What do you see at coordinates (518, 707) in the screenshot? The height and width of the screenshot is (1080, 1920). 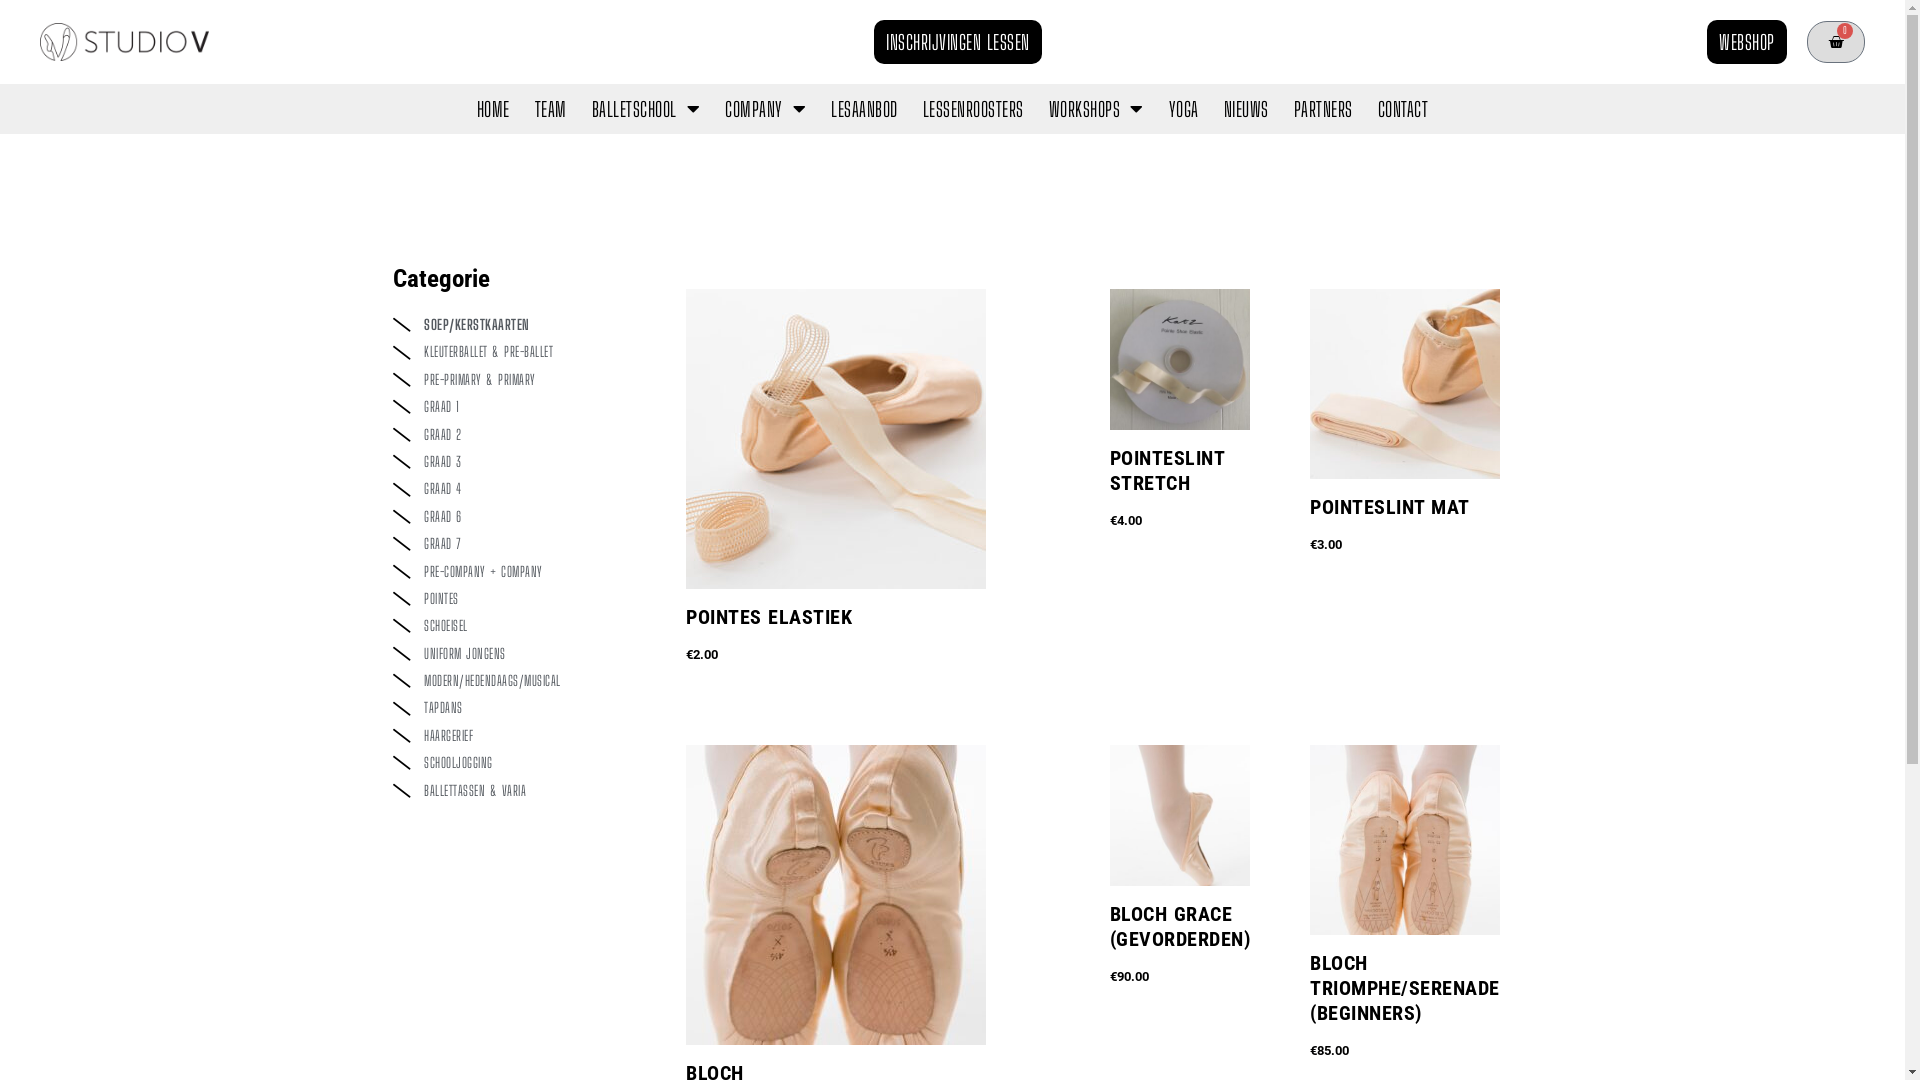 I see `'TAPDANS'` at bounding box center [518, 707].